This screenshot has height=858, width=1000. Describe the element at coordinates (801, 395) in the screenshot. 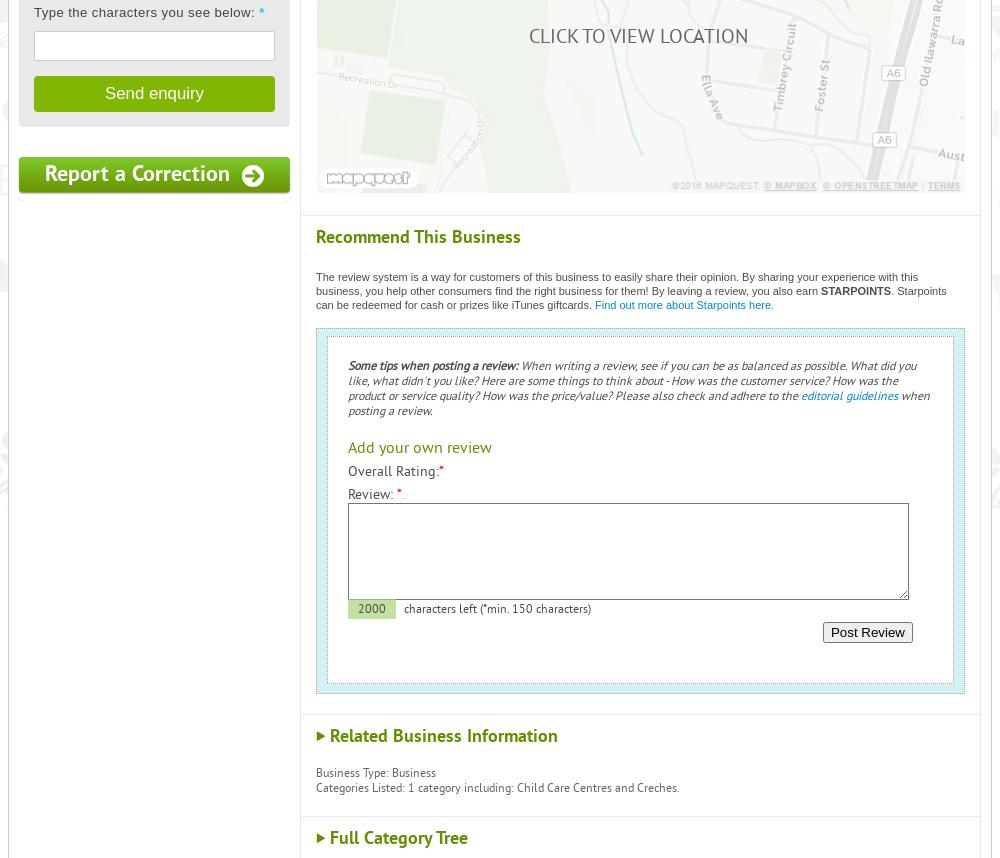

I see `'editorial guidelines'` at that location.